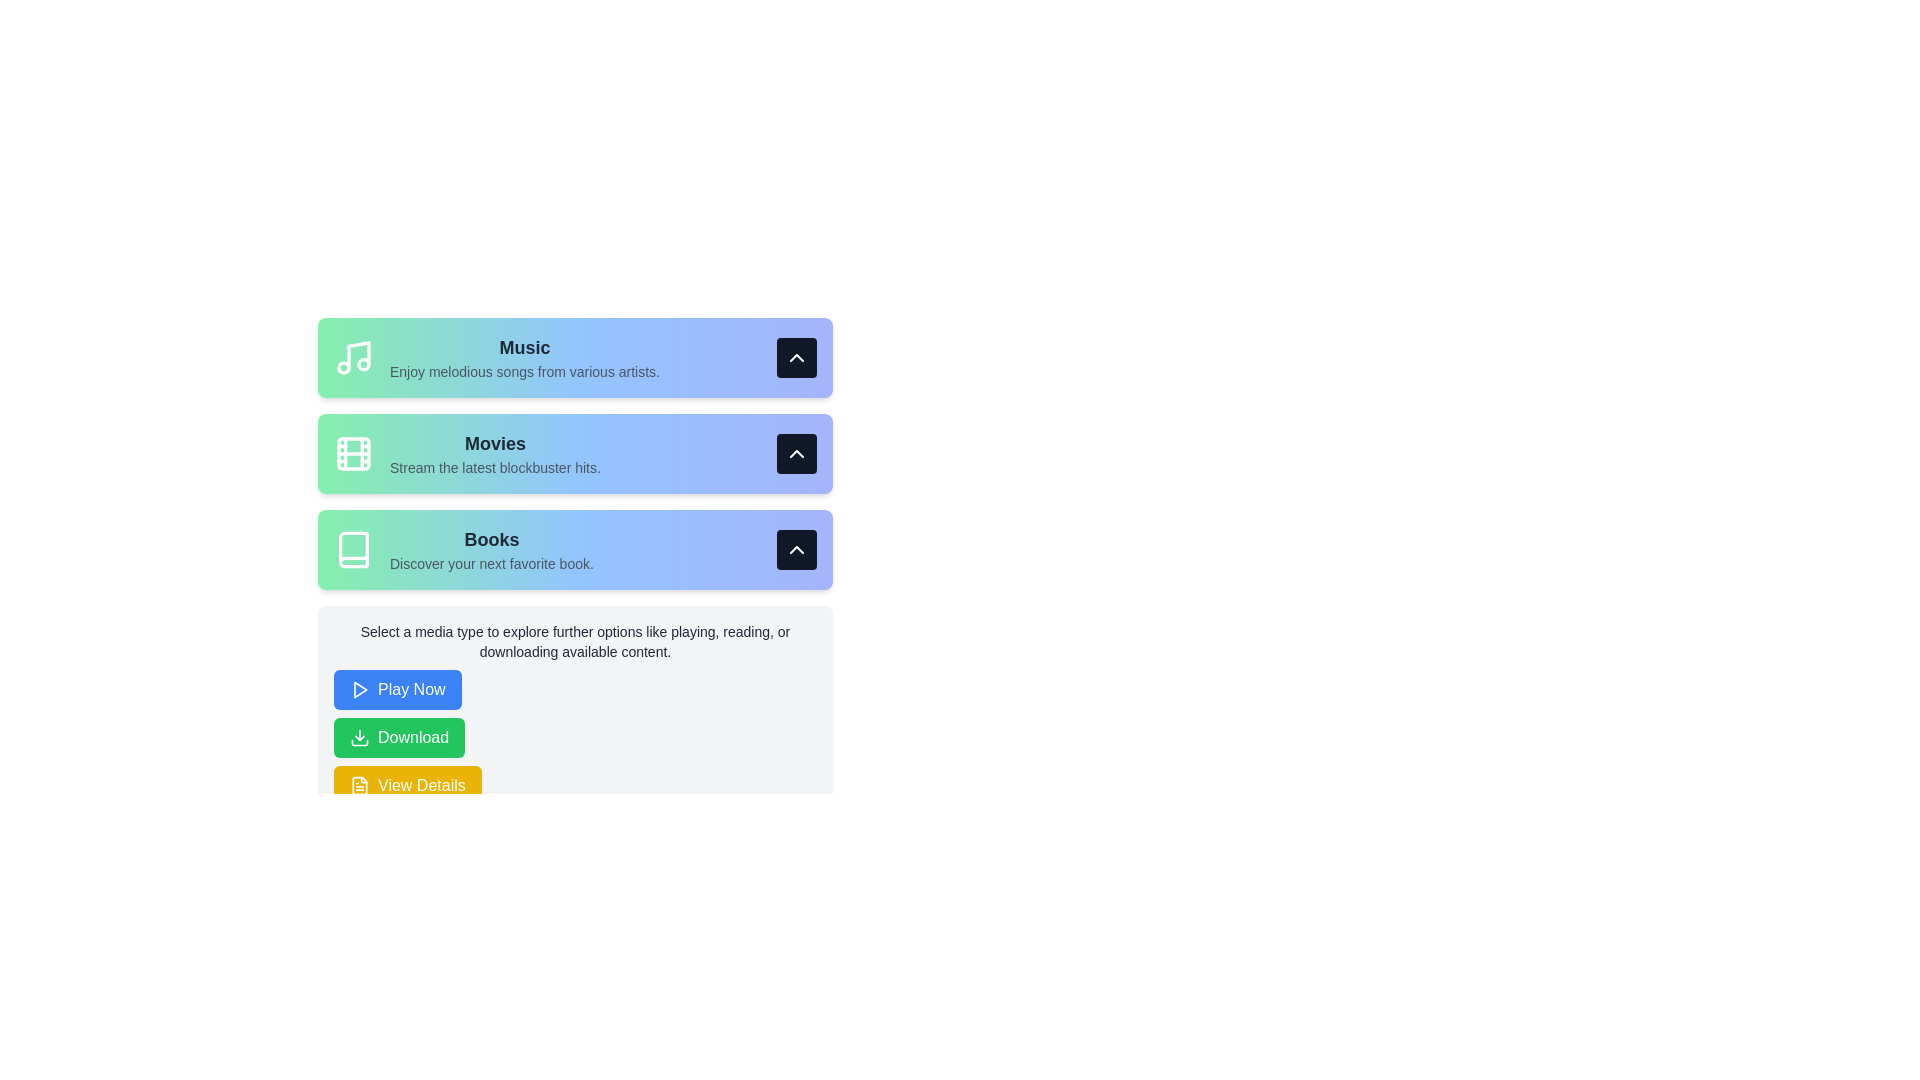  I want to click on the graphical icon resembling a book, located in the 'Books' section of the interface, beneath the 'Movies' item and above action buttons like 'Play Now', so click(354, 550).